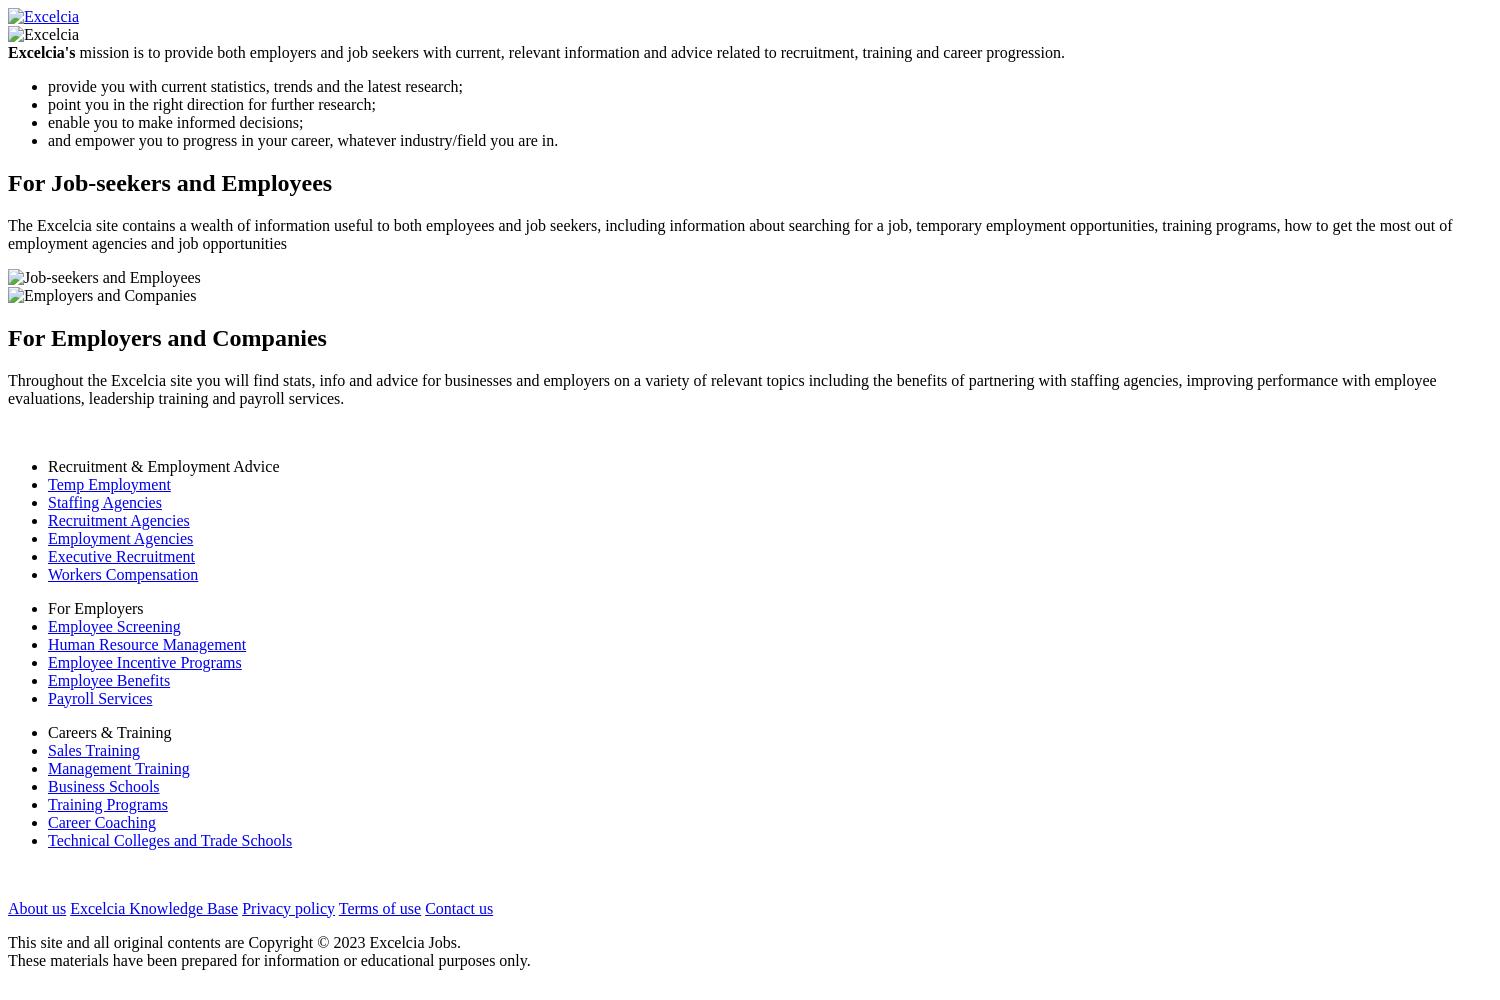  Describe the element at coordinates (169, 838) in the screenshot. I see `'Technical Colleges and Trade Schools'` at that location.